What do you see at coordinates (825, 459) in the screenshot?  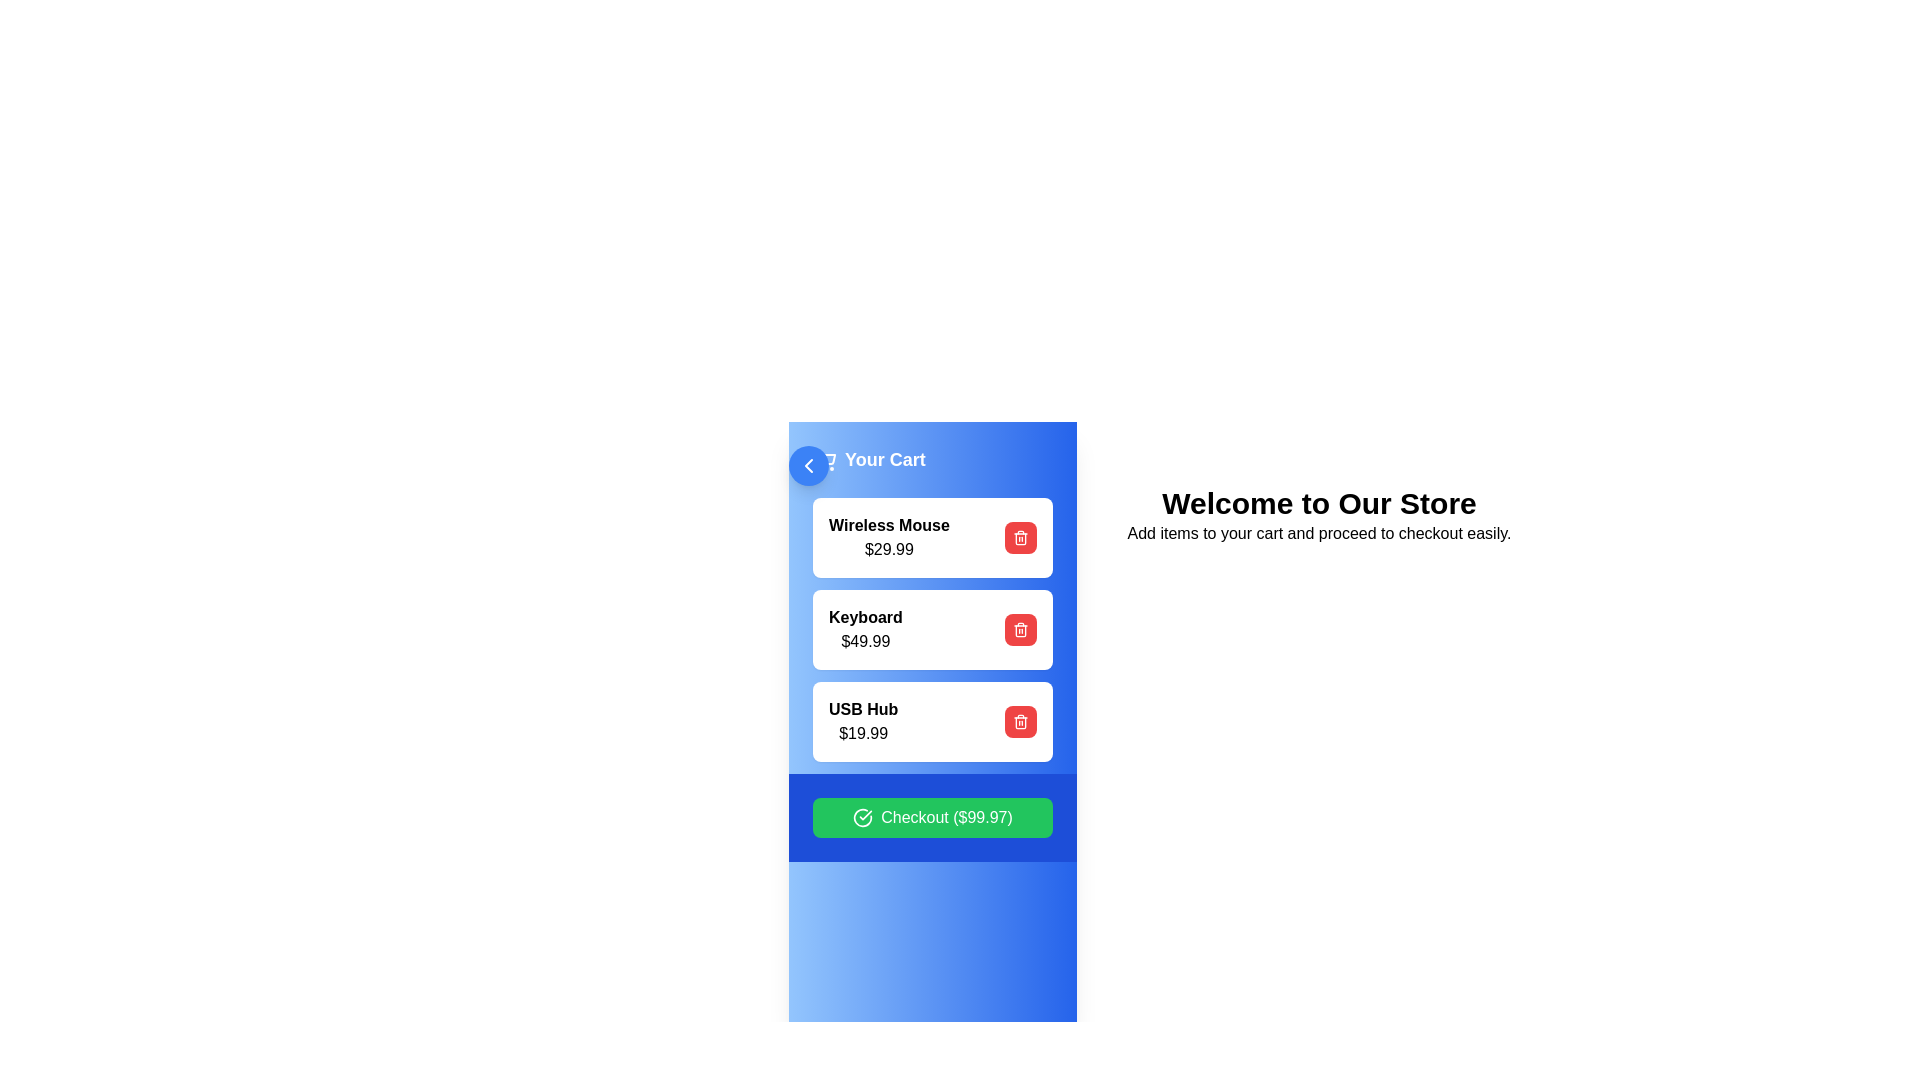 I see `shopping cart icon located at the top left of the 'Your Cart' section in the sidebar layout` at bounding box center [825, 459].